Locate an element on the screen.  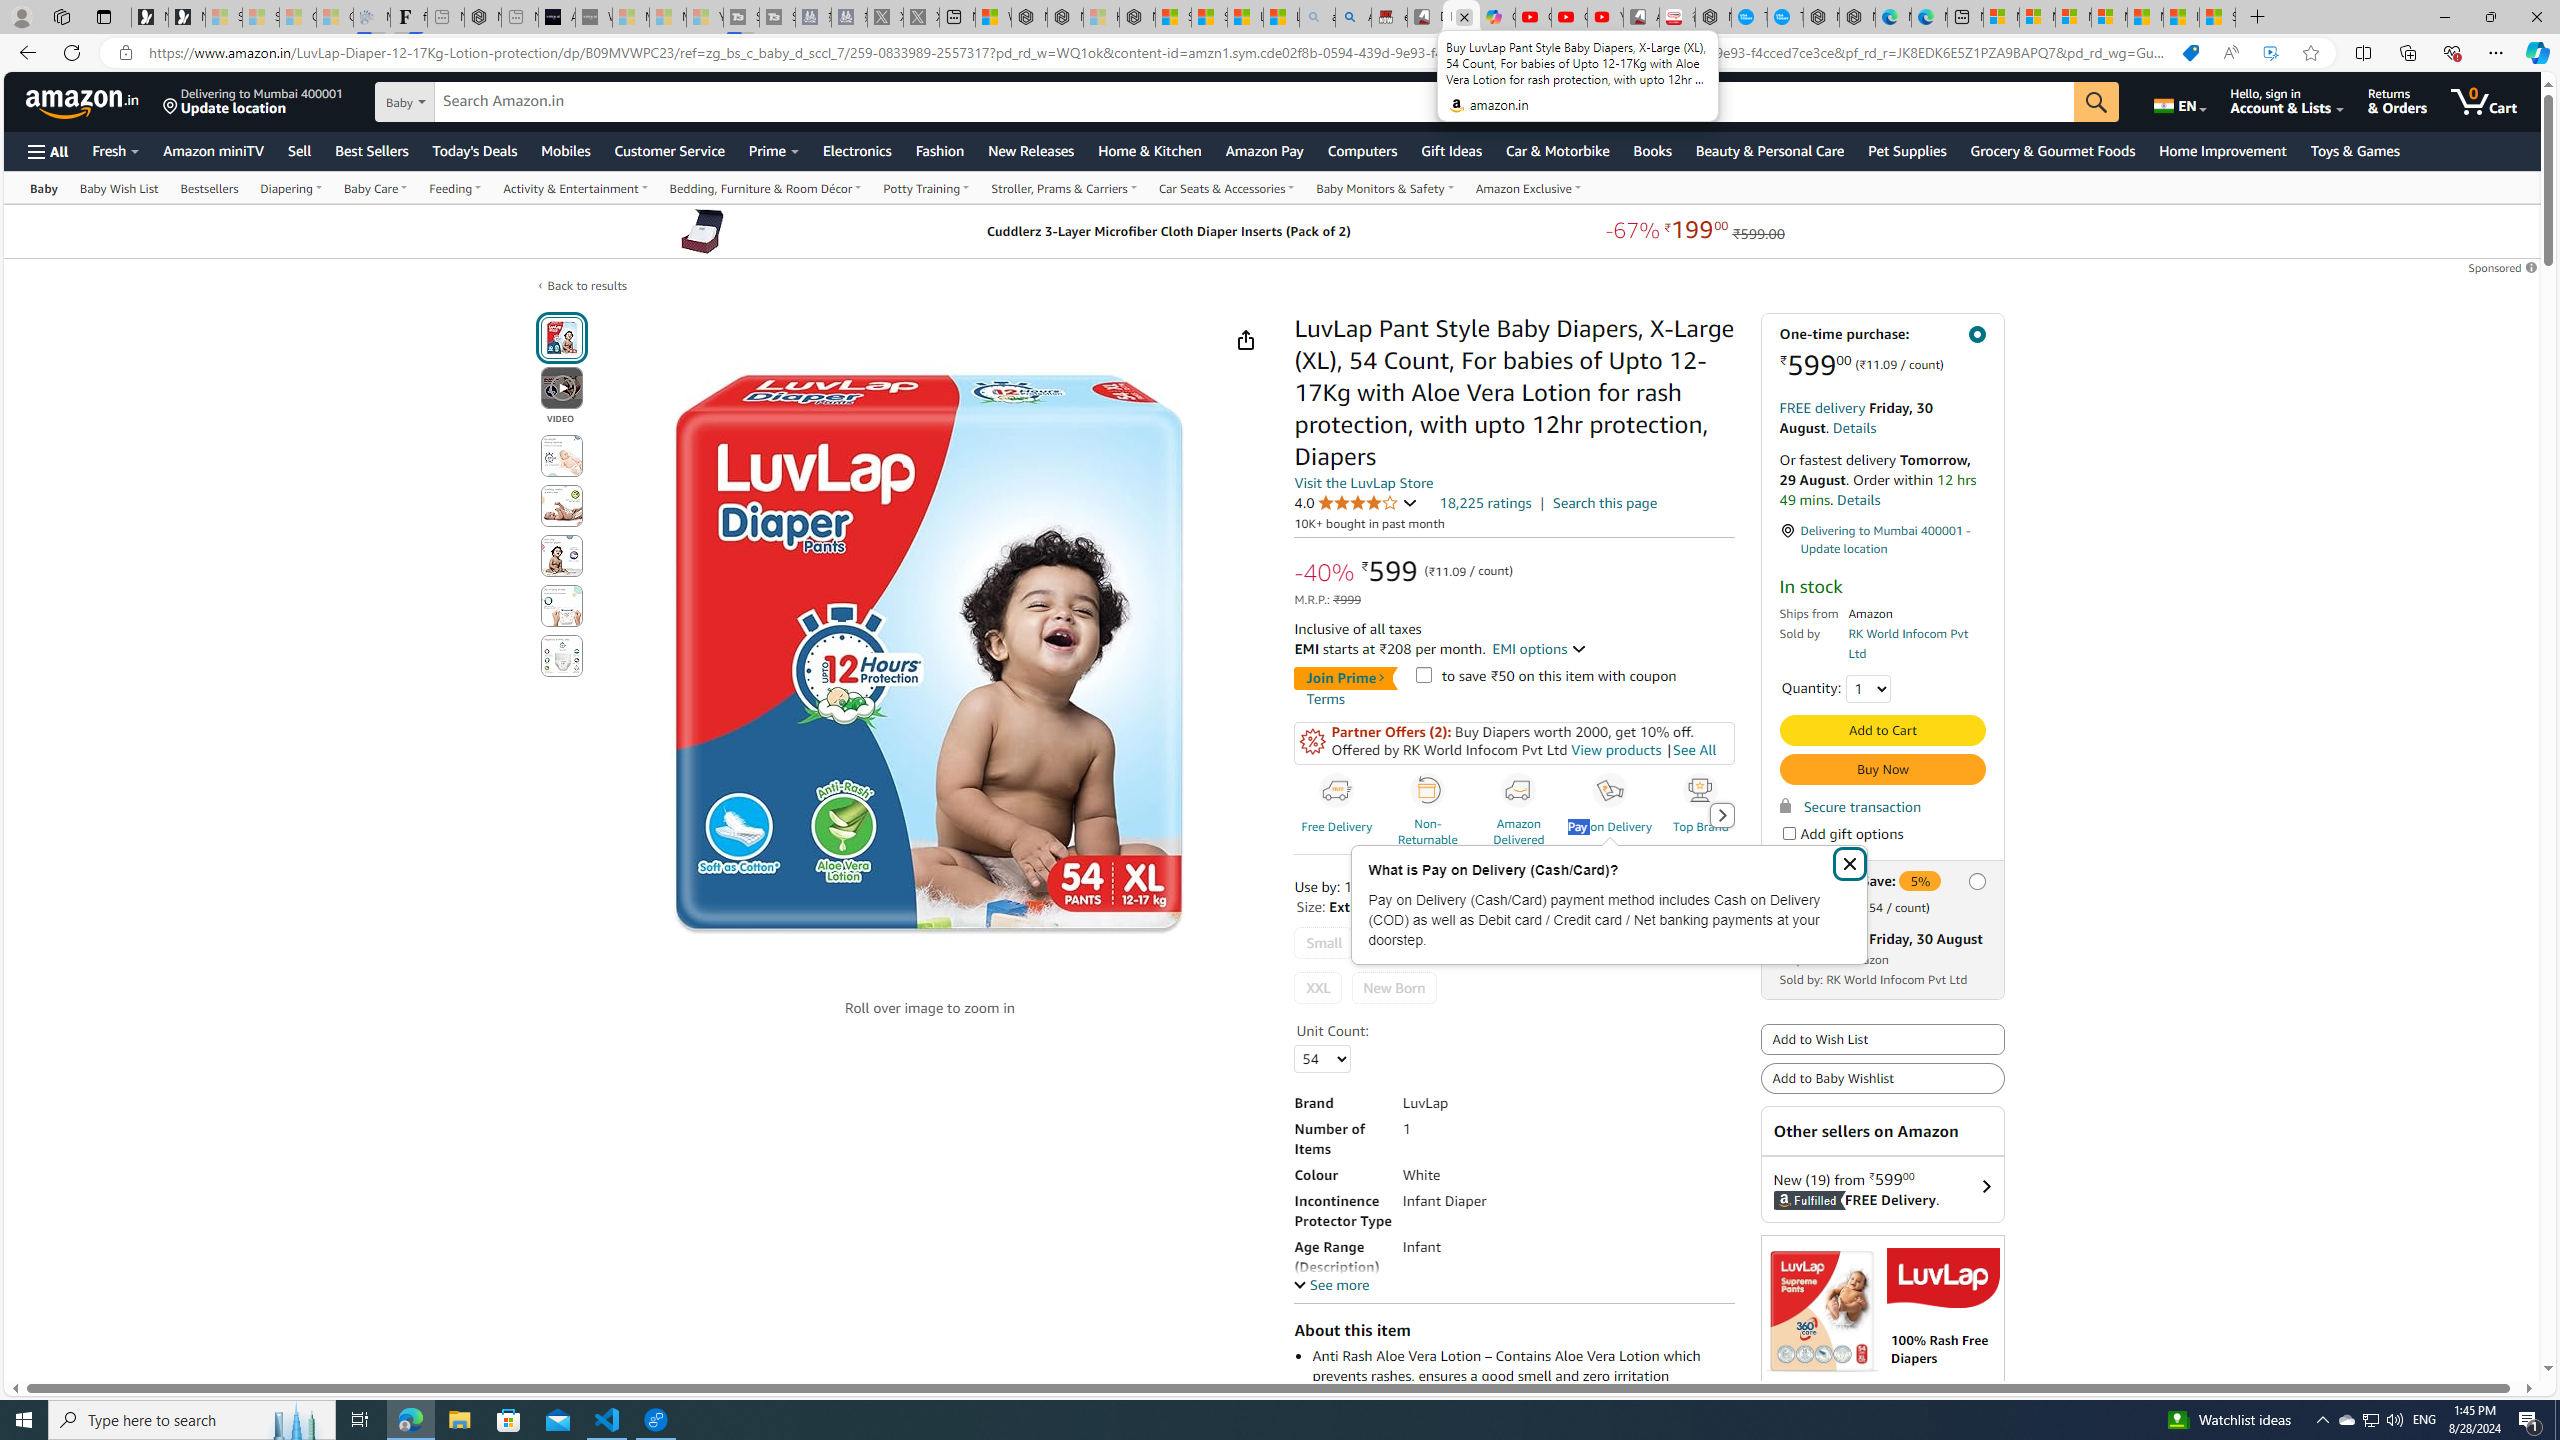
'The most popular Google ' is located at coordinates (1785, 16).